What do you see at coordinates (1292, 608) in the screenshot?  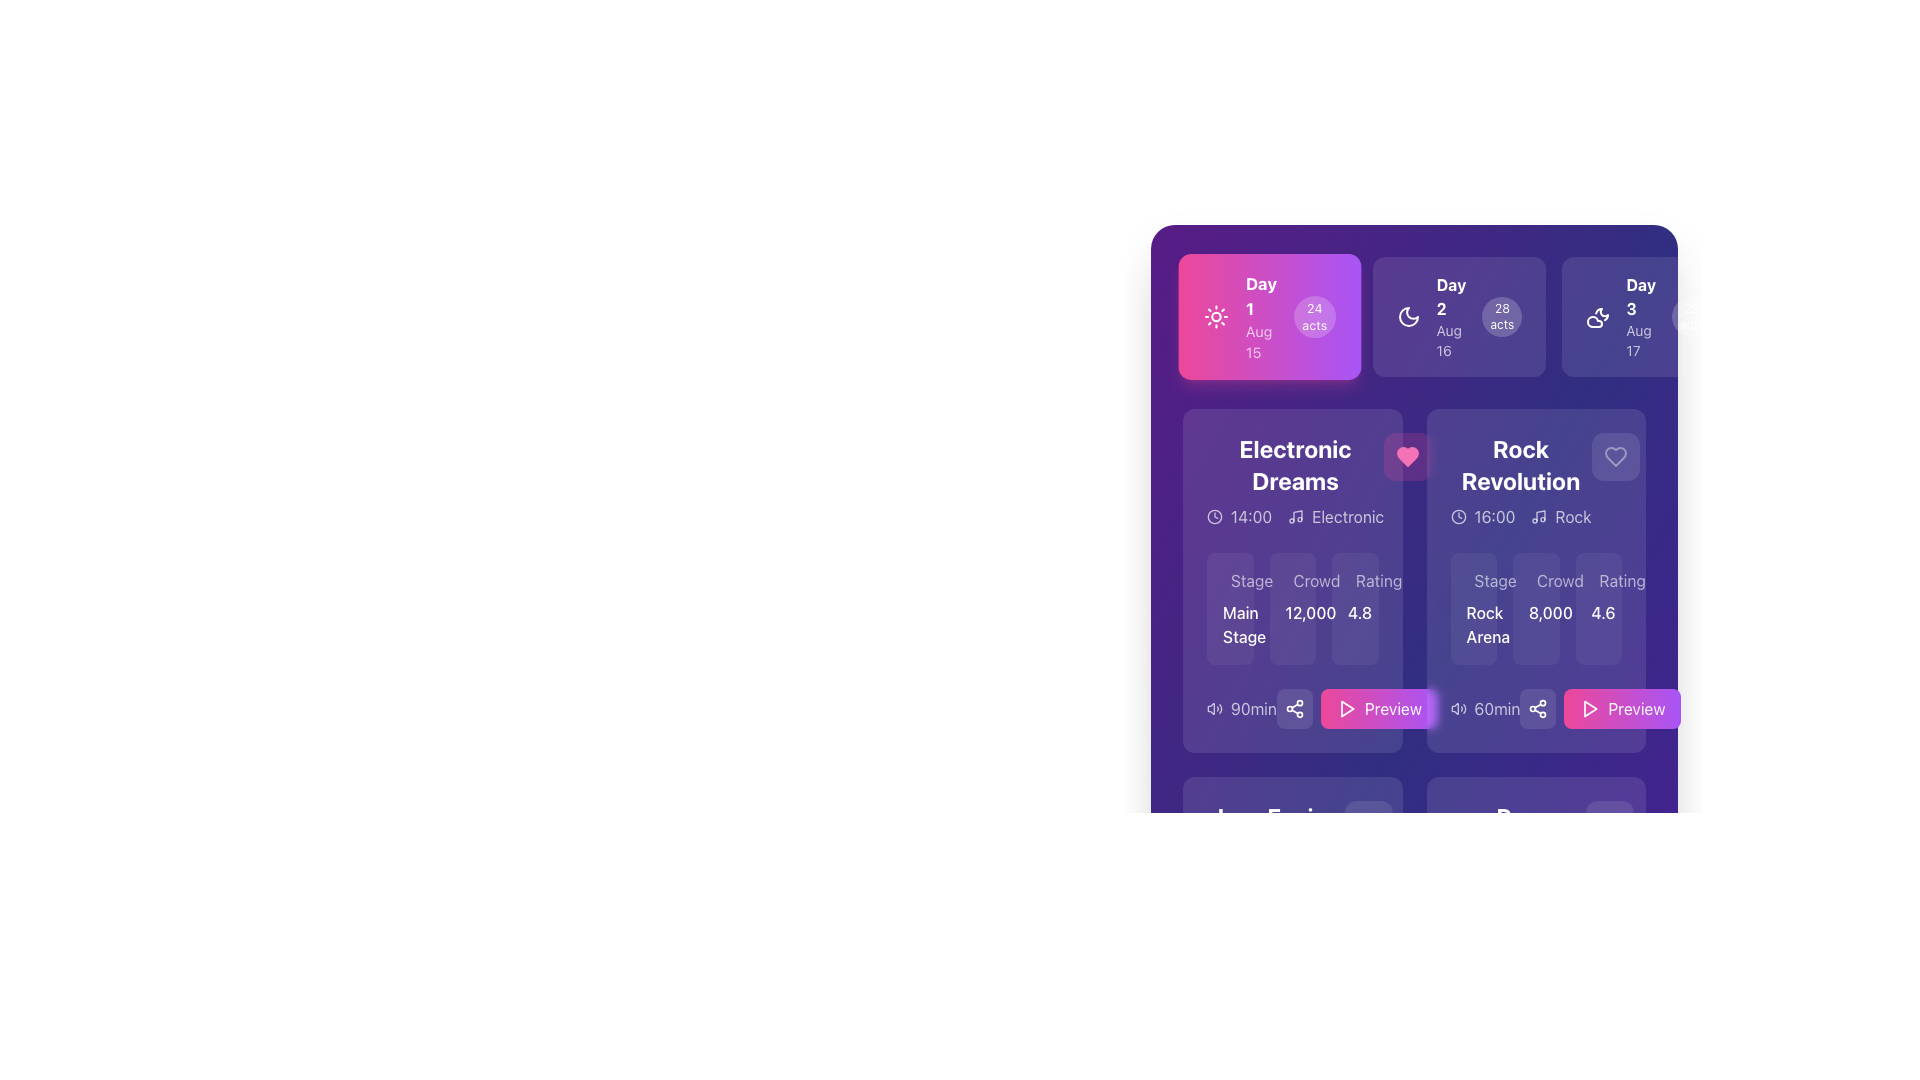 I see `the text label displaying '12,000' which indicates the crowd metric, located in the middle card of a three-column layout under the 'Electronic Dreams' section` at bounding box center [1292, 608].